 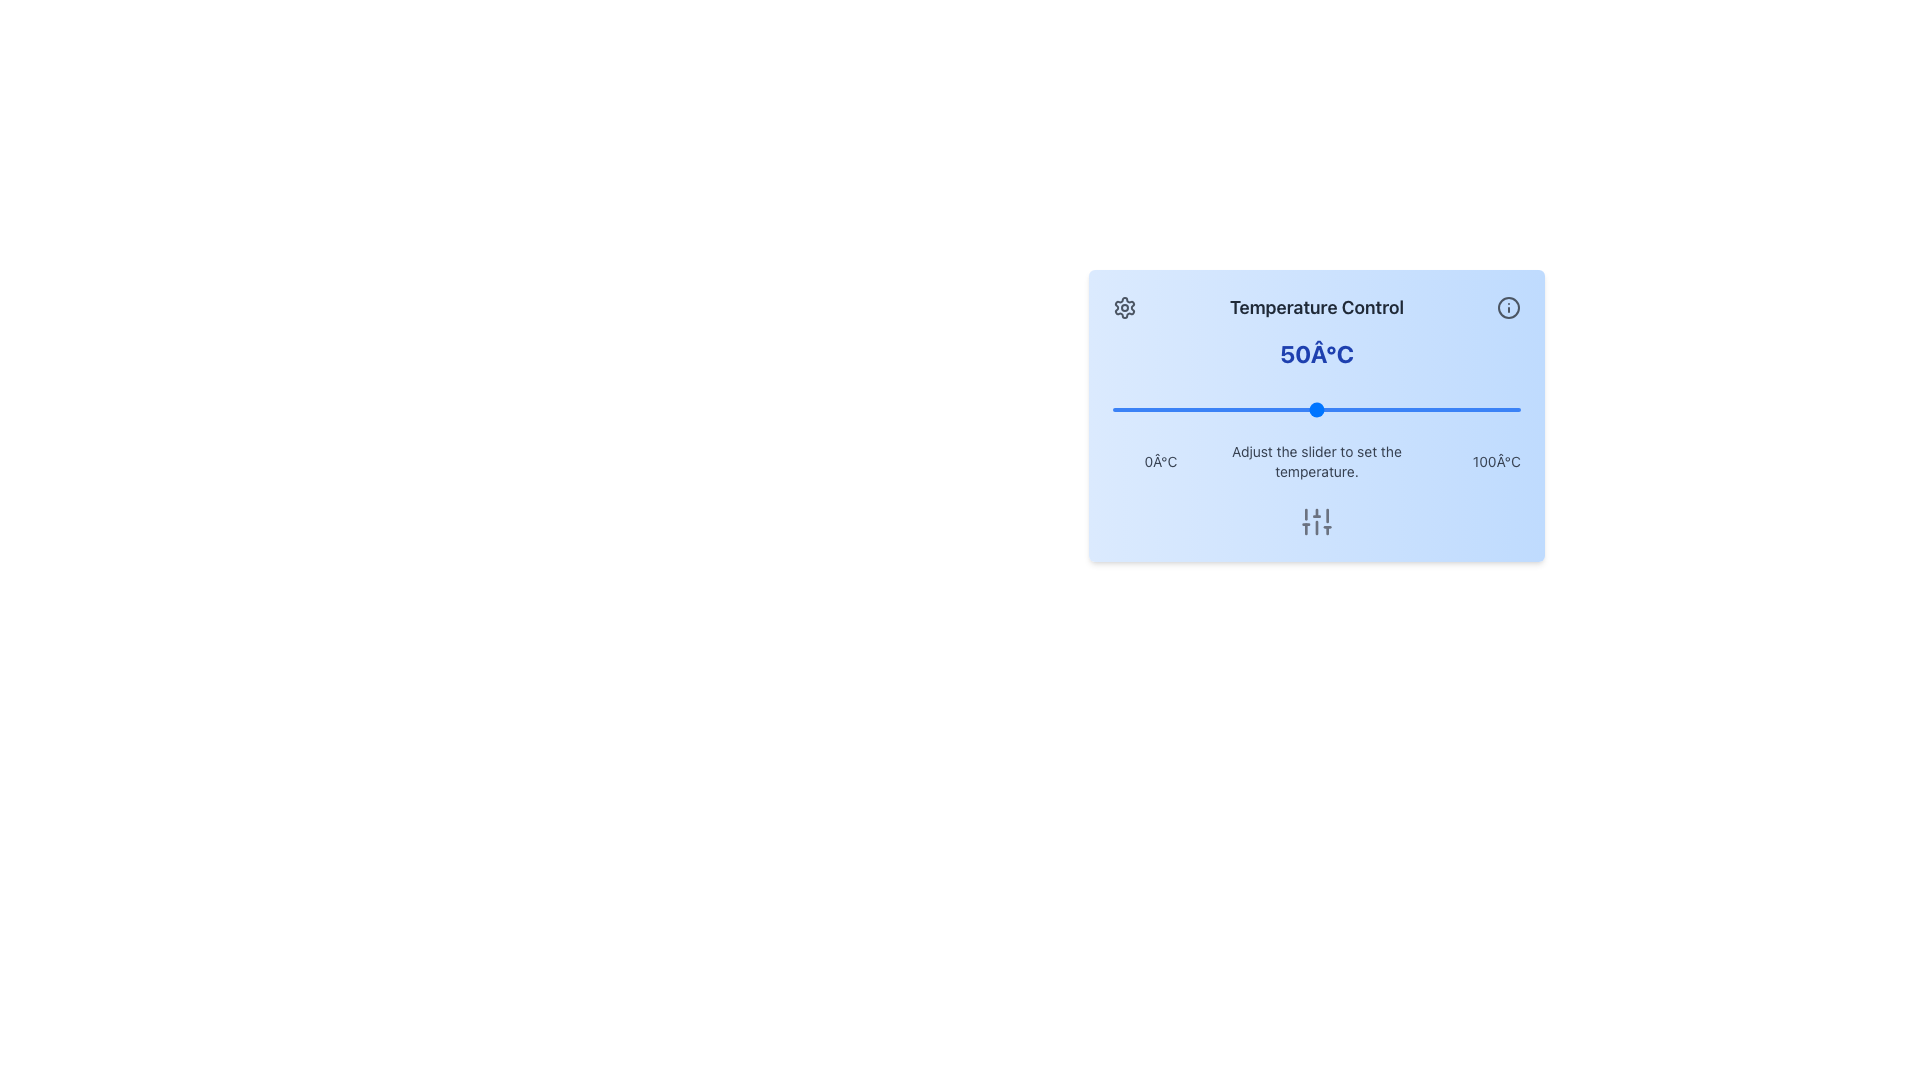 I want to click on the graphical circle SVG element located in the top-right corner of the temperature control UI card, which is part of an info or warning icon, so click(x=1508, y=308).